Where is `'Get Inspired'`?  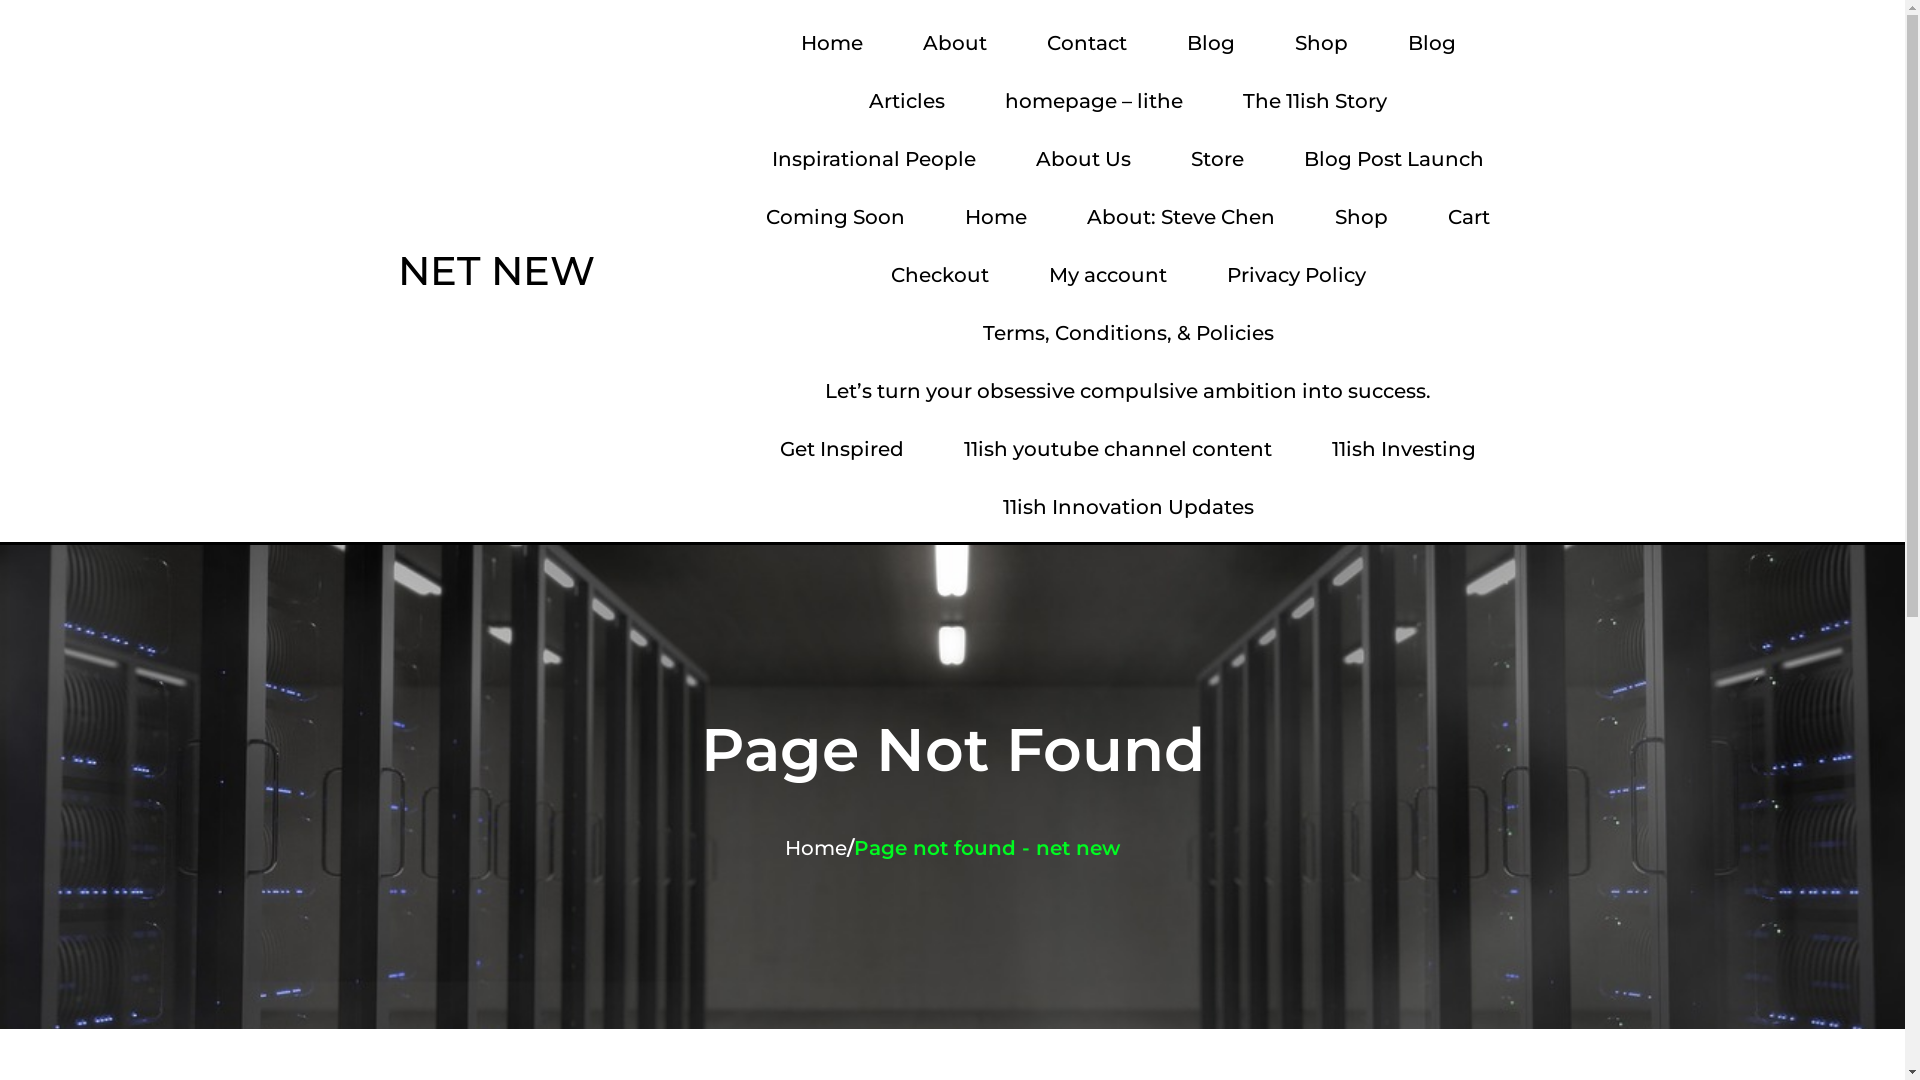
'Get Inspired' is located at coordinates (841, 447).